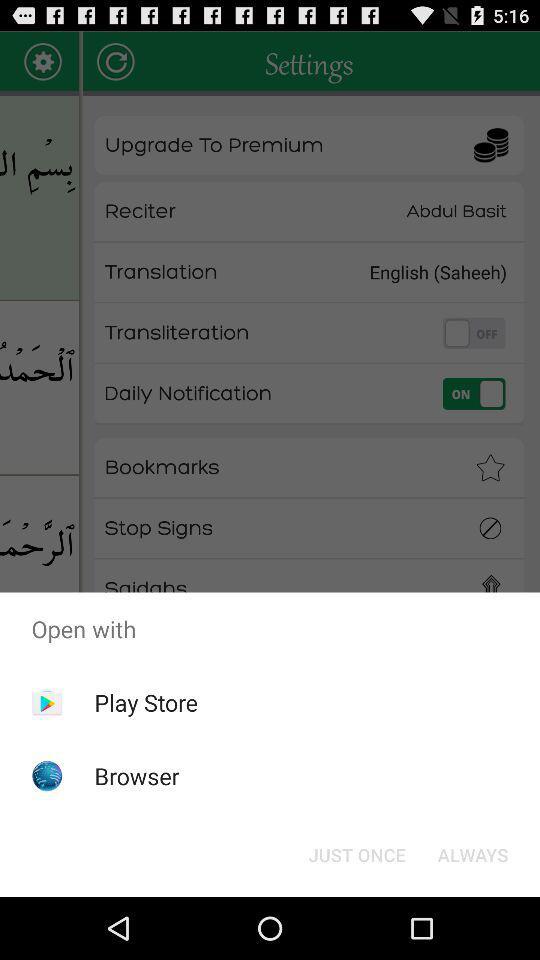 Image resolution: width=540 pixels, height=960 pixels. I want to click on the browser app, so click(136, 775).